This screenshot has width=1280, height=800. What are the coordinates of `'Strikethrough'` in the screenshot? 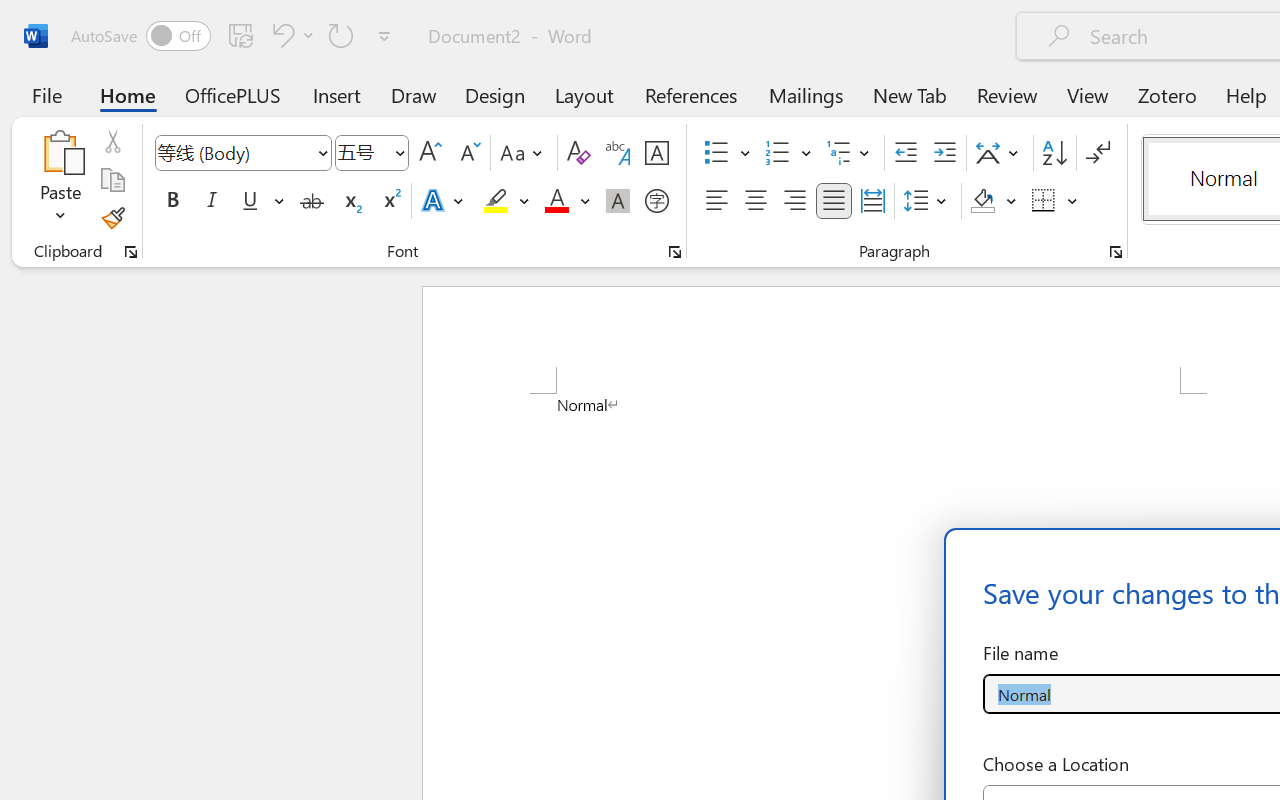 It's located at (311, 201).